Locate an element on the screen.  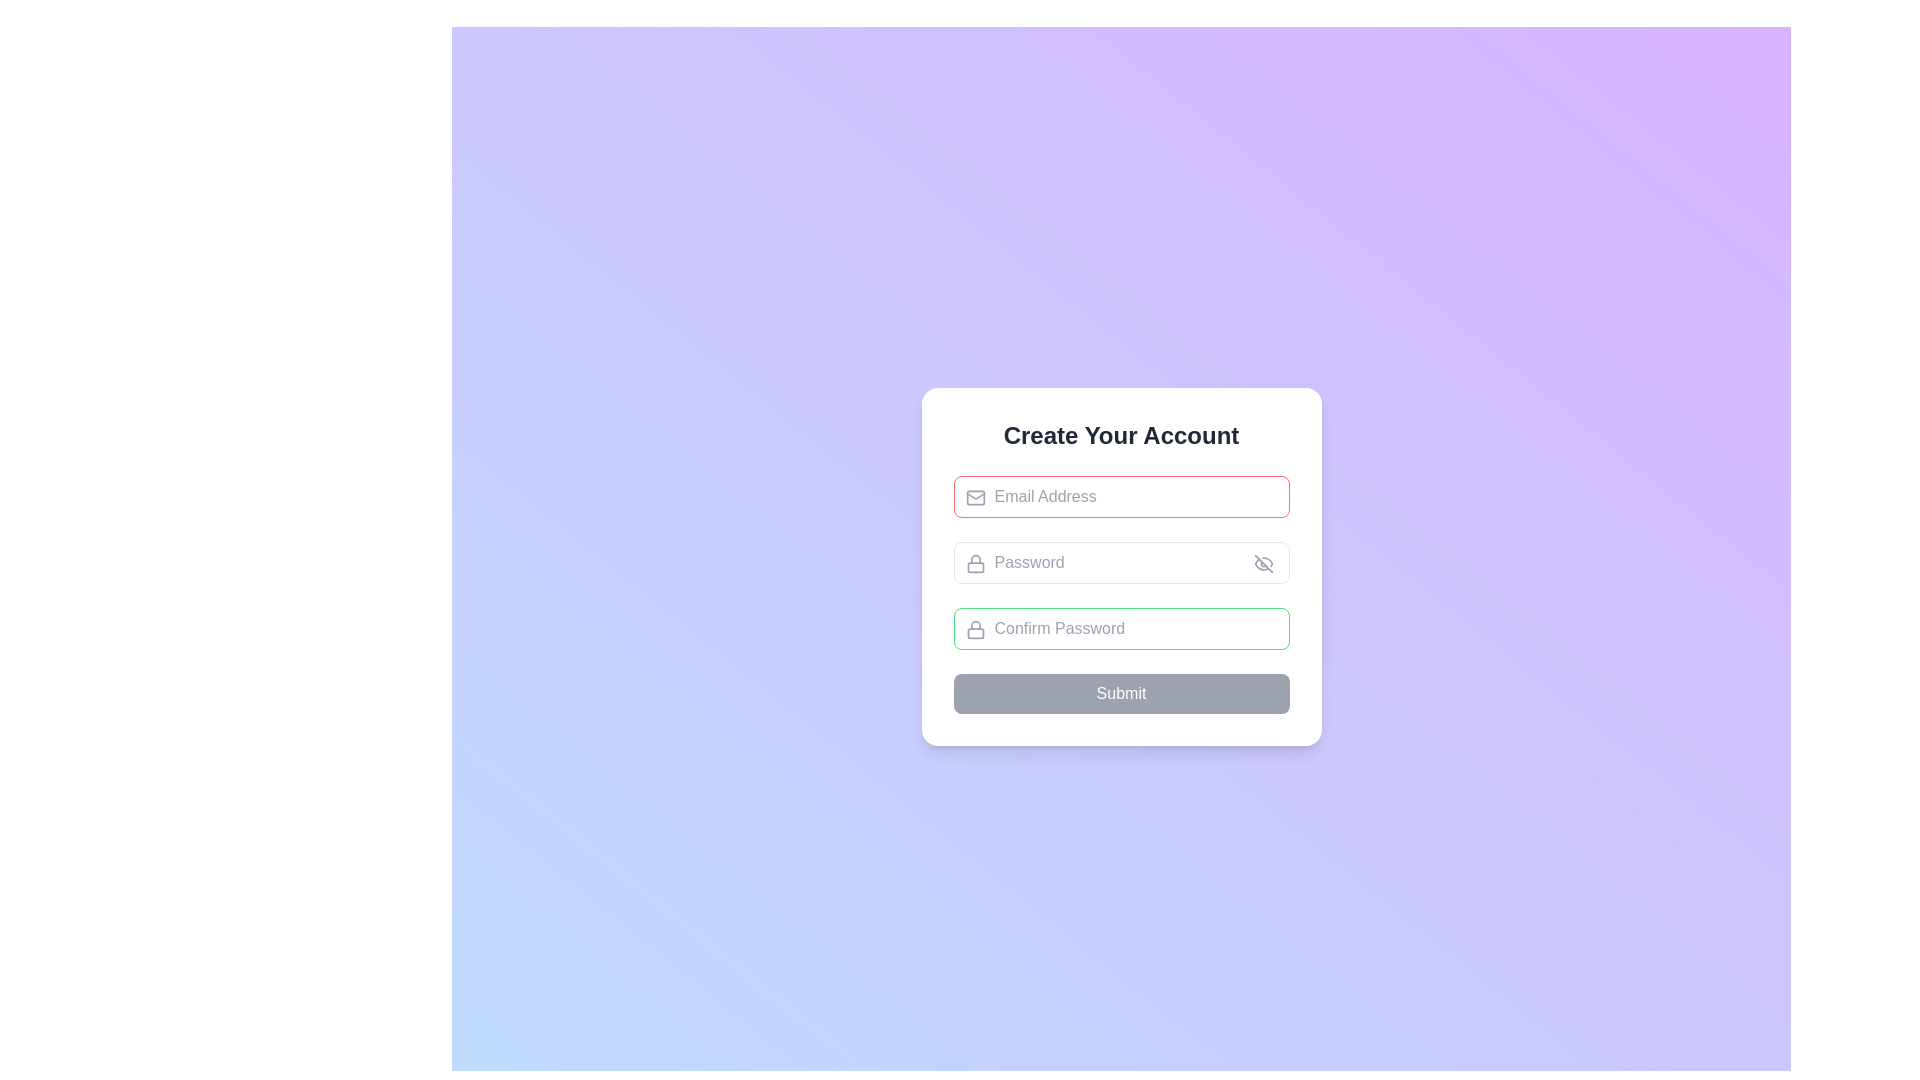
the graphical SVG component that symbolizes an email envelope, which is located on the left side of the 'Email Address' input field in the account creation card is located at coordinates (975, 496).